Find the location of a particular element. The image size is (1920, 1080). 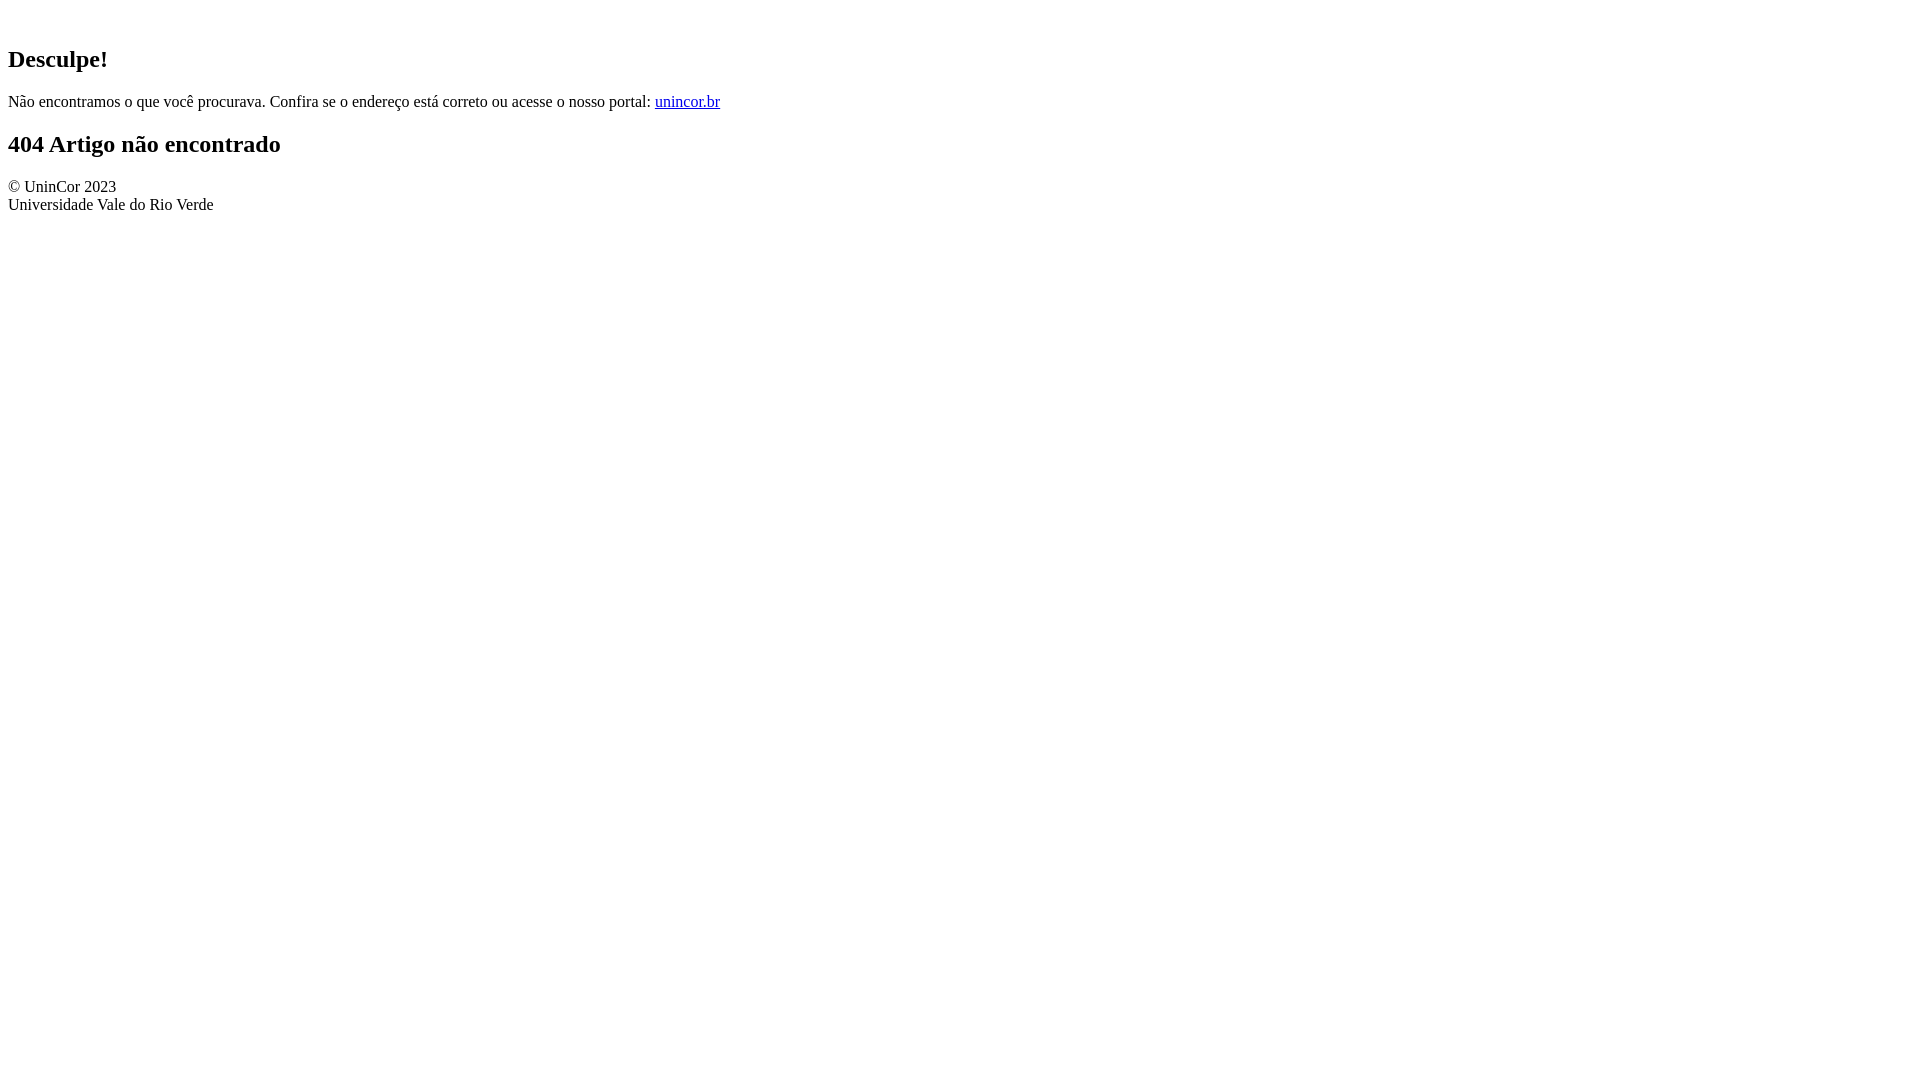

'unincor.br' is located at coordinates (654, 101).